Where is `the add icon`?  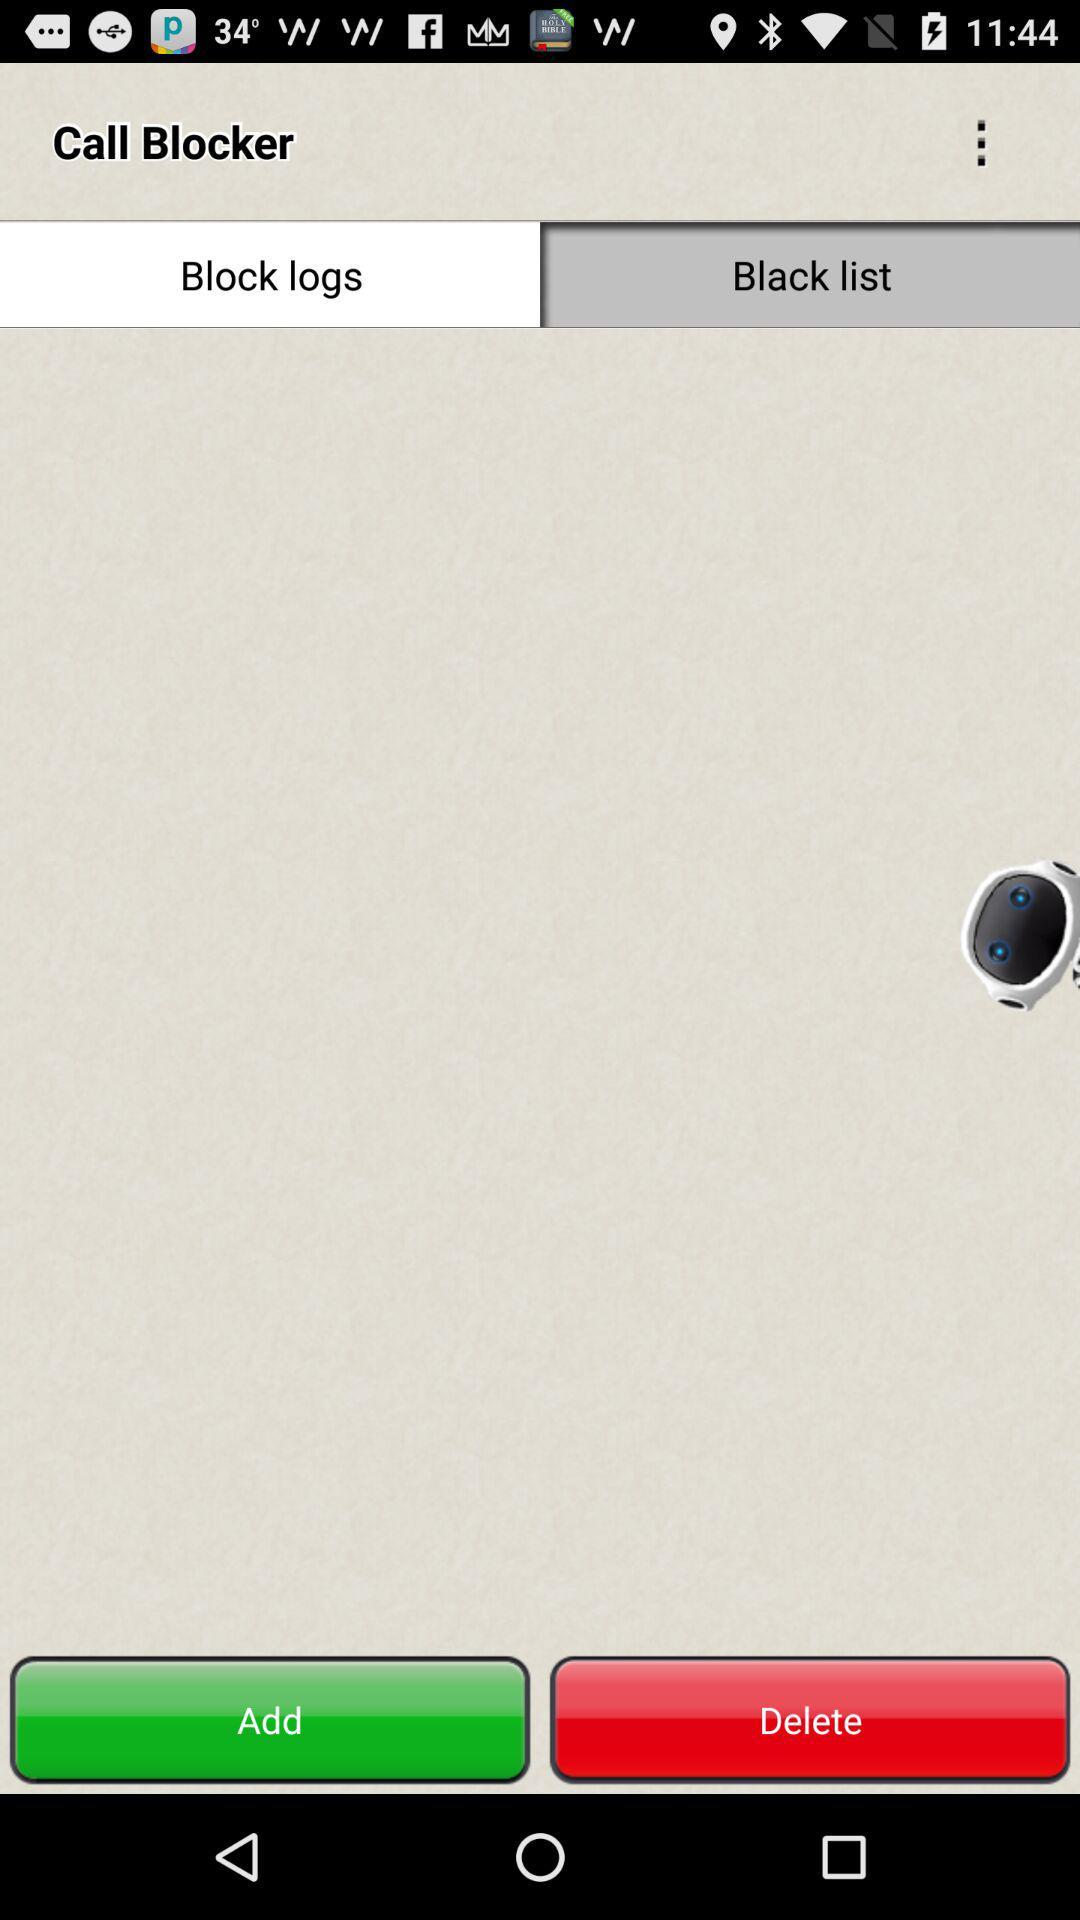
the add icon is located at coordinates (270, 1719).